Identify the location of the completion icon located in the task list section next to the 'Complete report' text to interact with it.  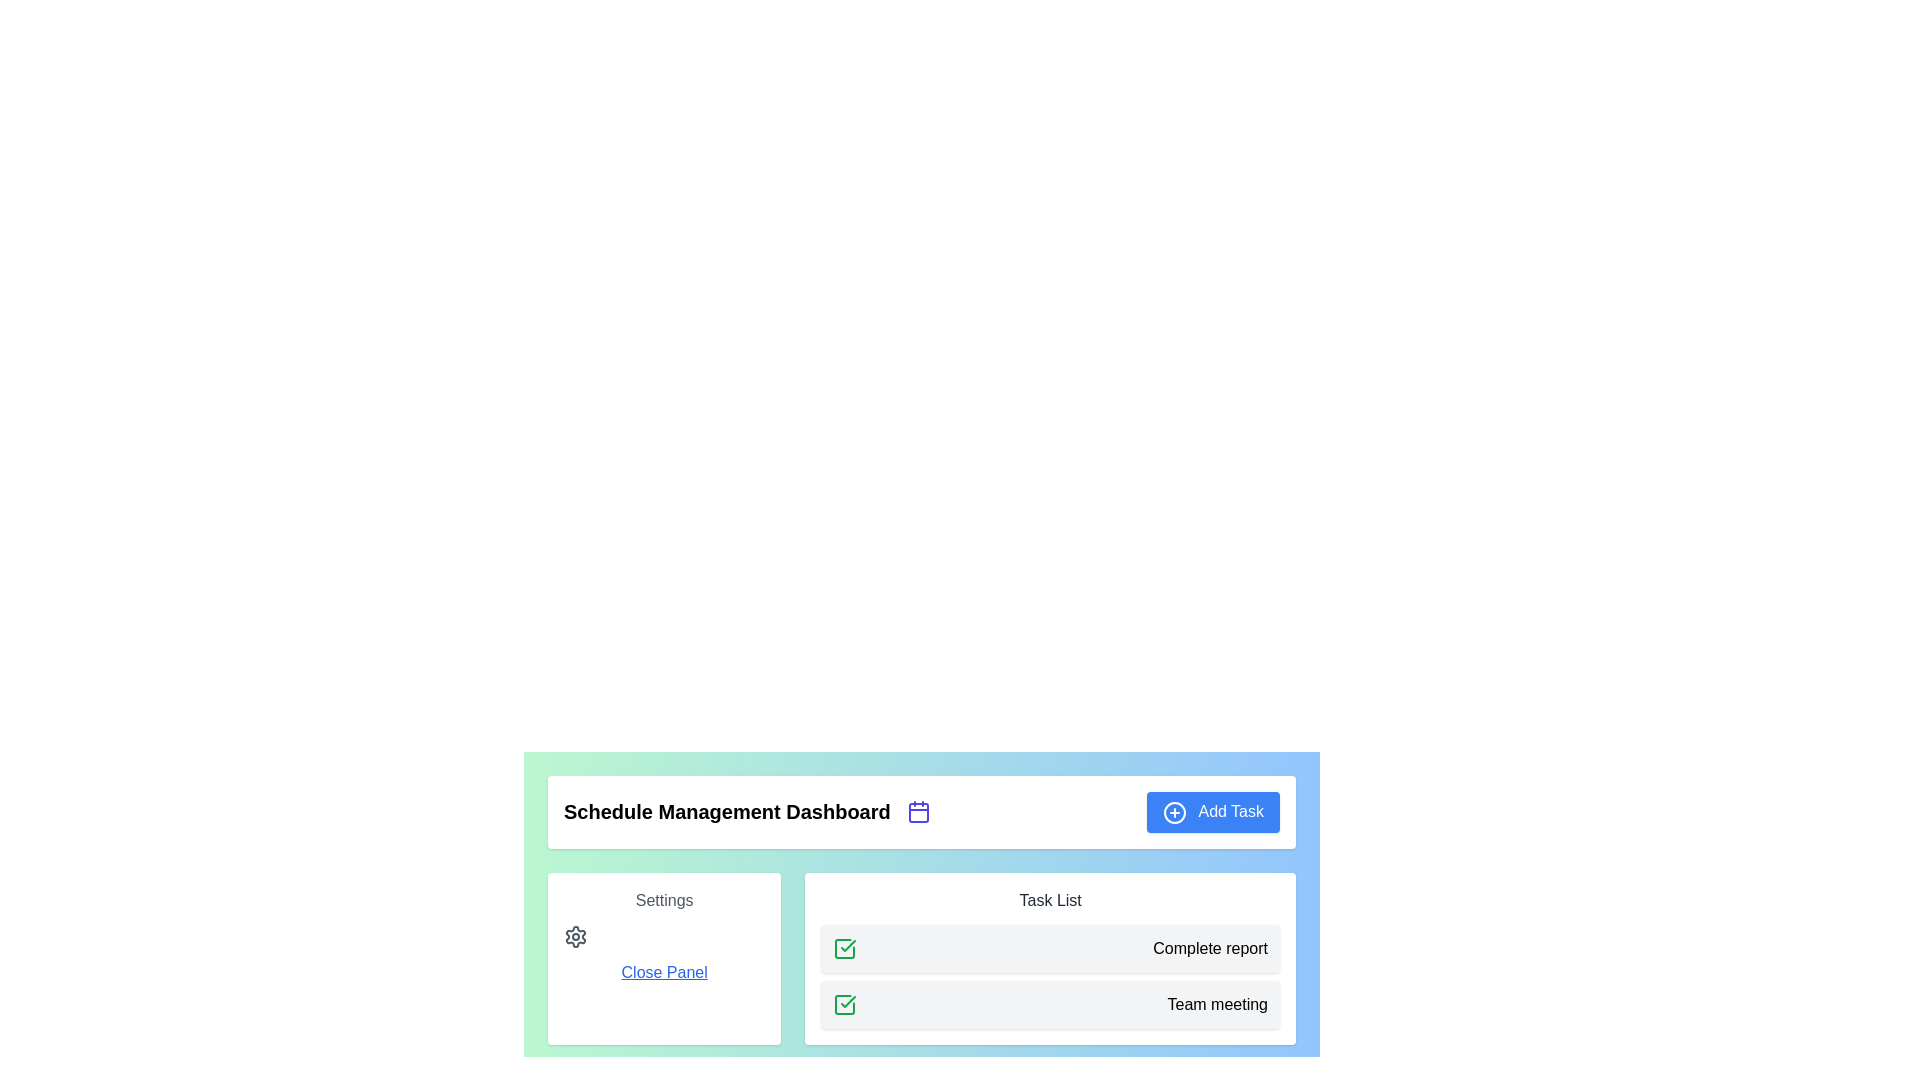
(848, 1001).